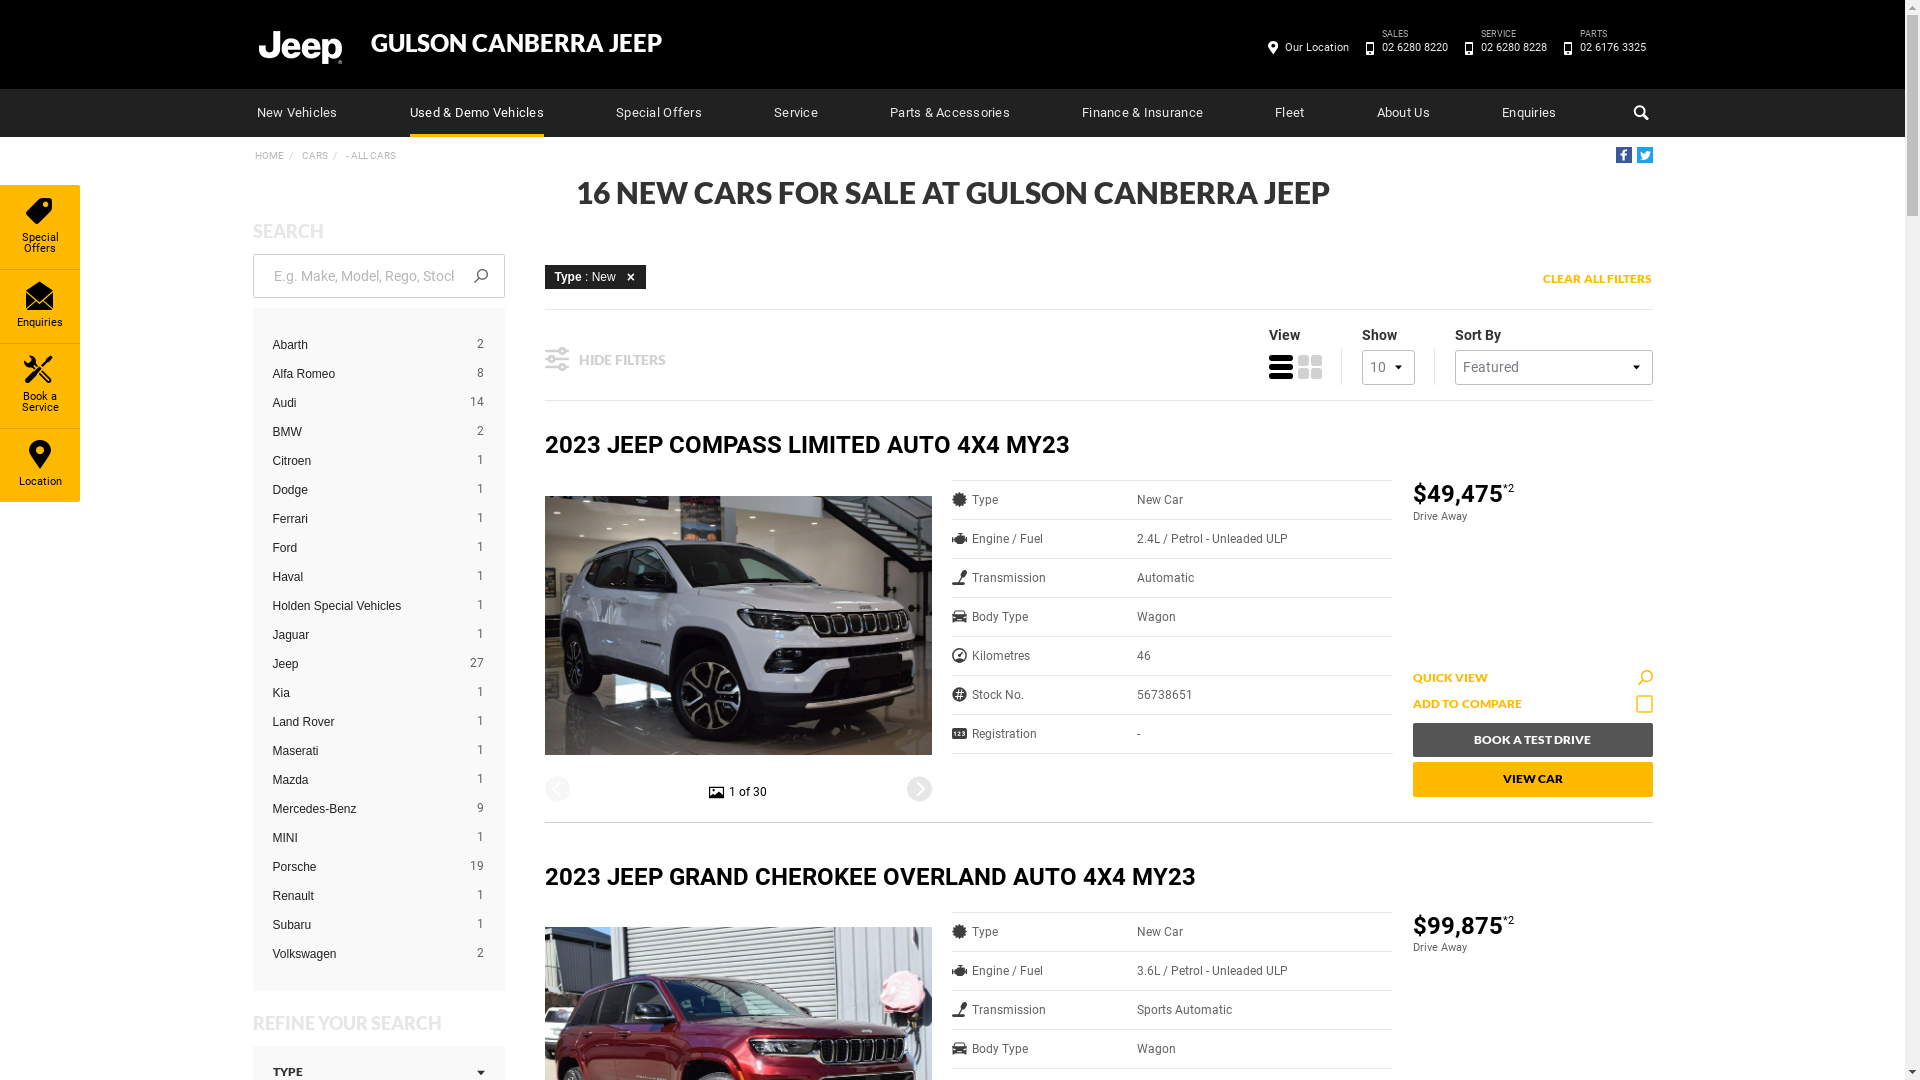  I want to click on 'Audi', so click(363, 402).